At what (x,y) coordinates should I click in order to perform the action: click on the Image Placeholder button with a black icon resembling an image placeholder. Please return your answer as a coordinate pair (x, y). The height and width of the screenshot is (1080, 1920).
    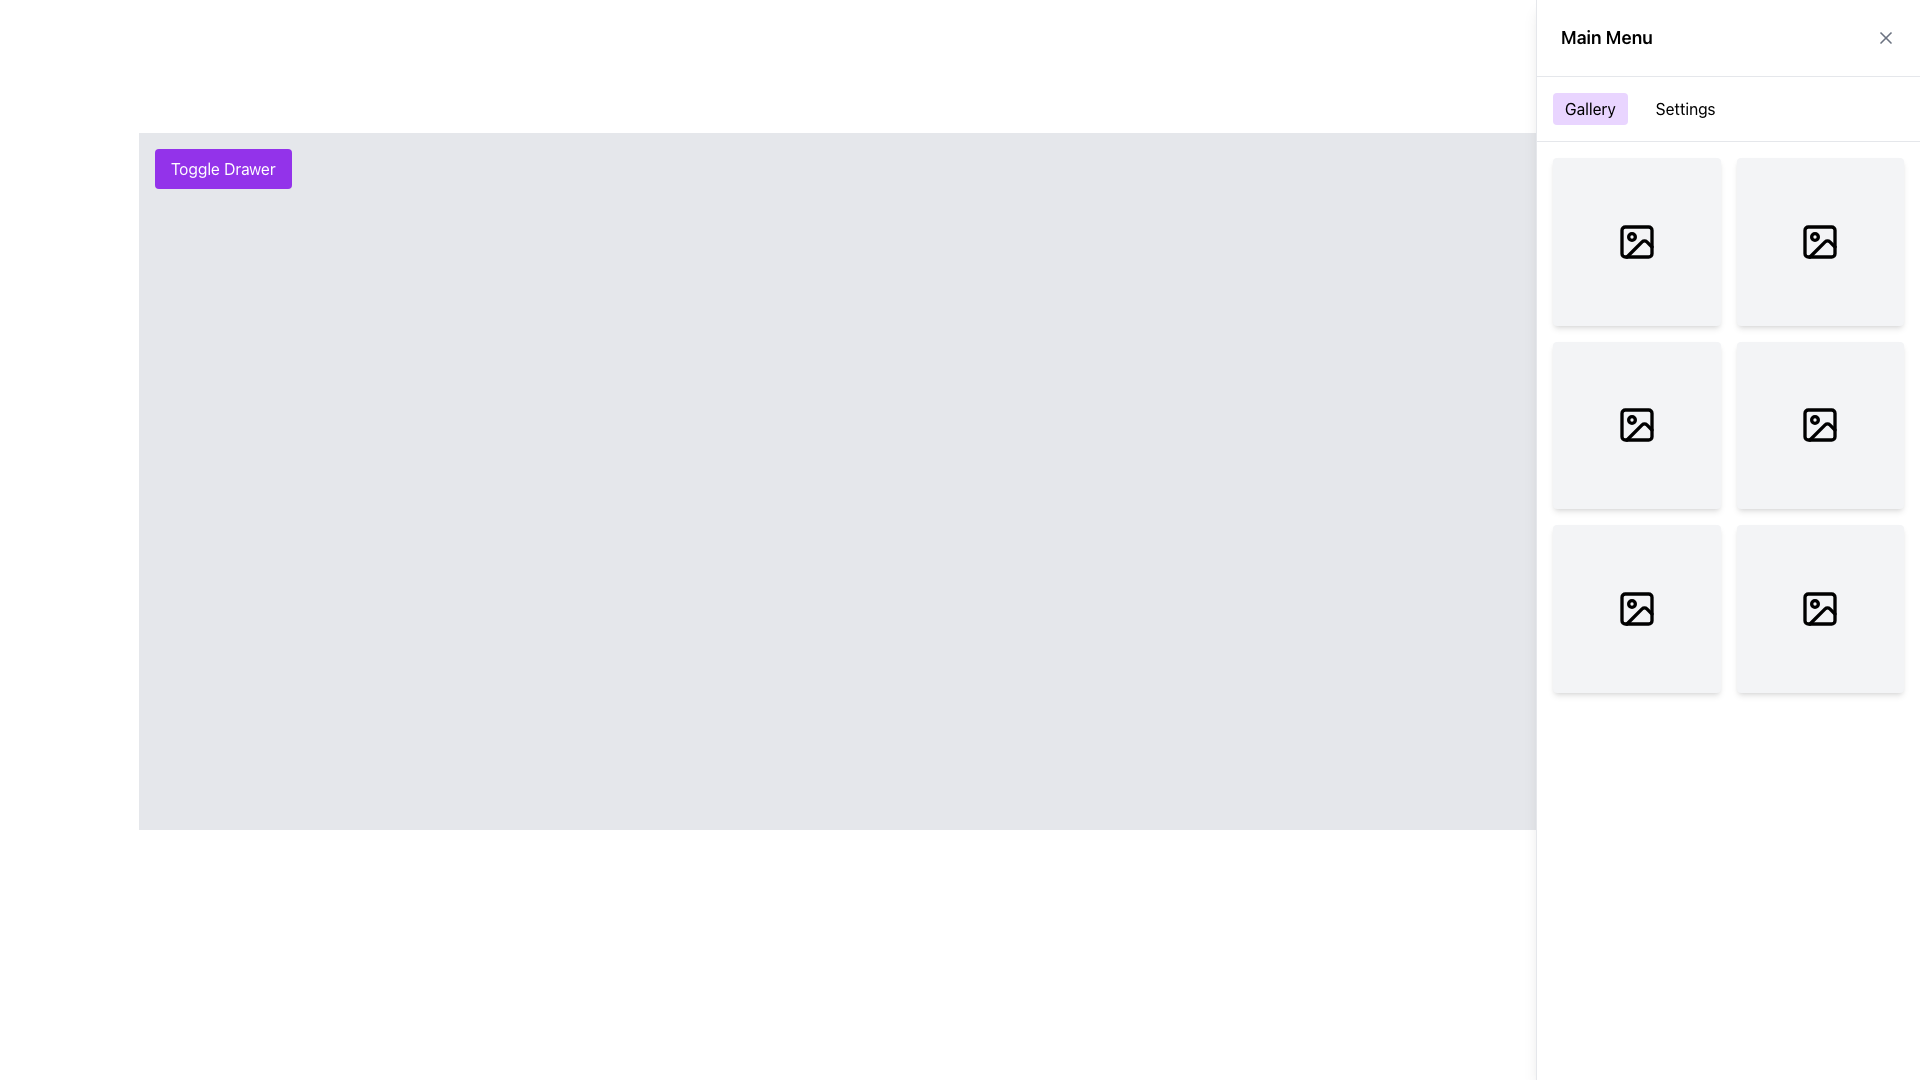
    Looking at the image, I should click on (1820, 607).